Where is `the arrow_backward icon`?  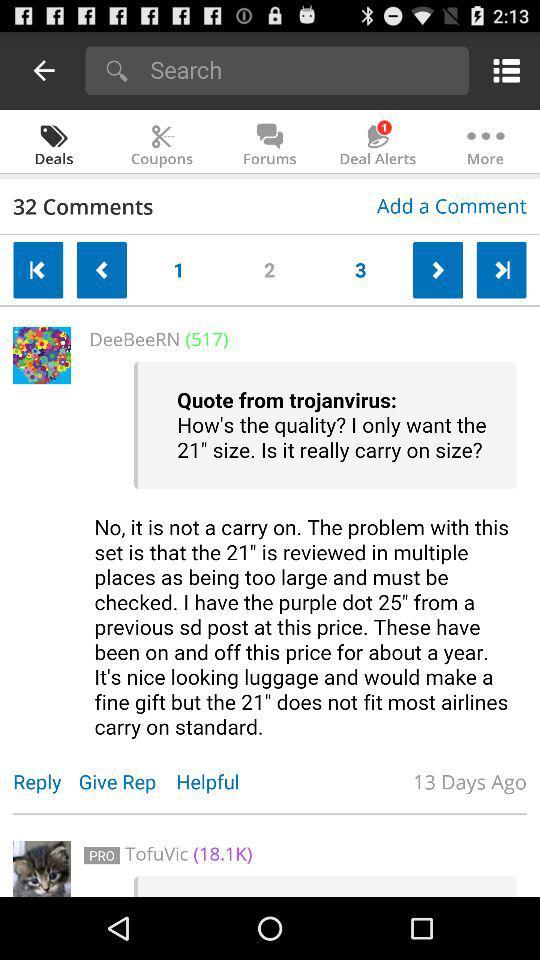
the arrow_backward icon is located at coordinates (100, 288).